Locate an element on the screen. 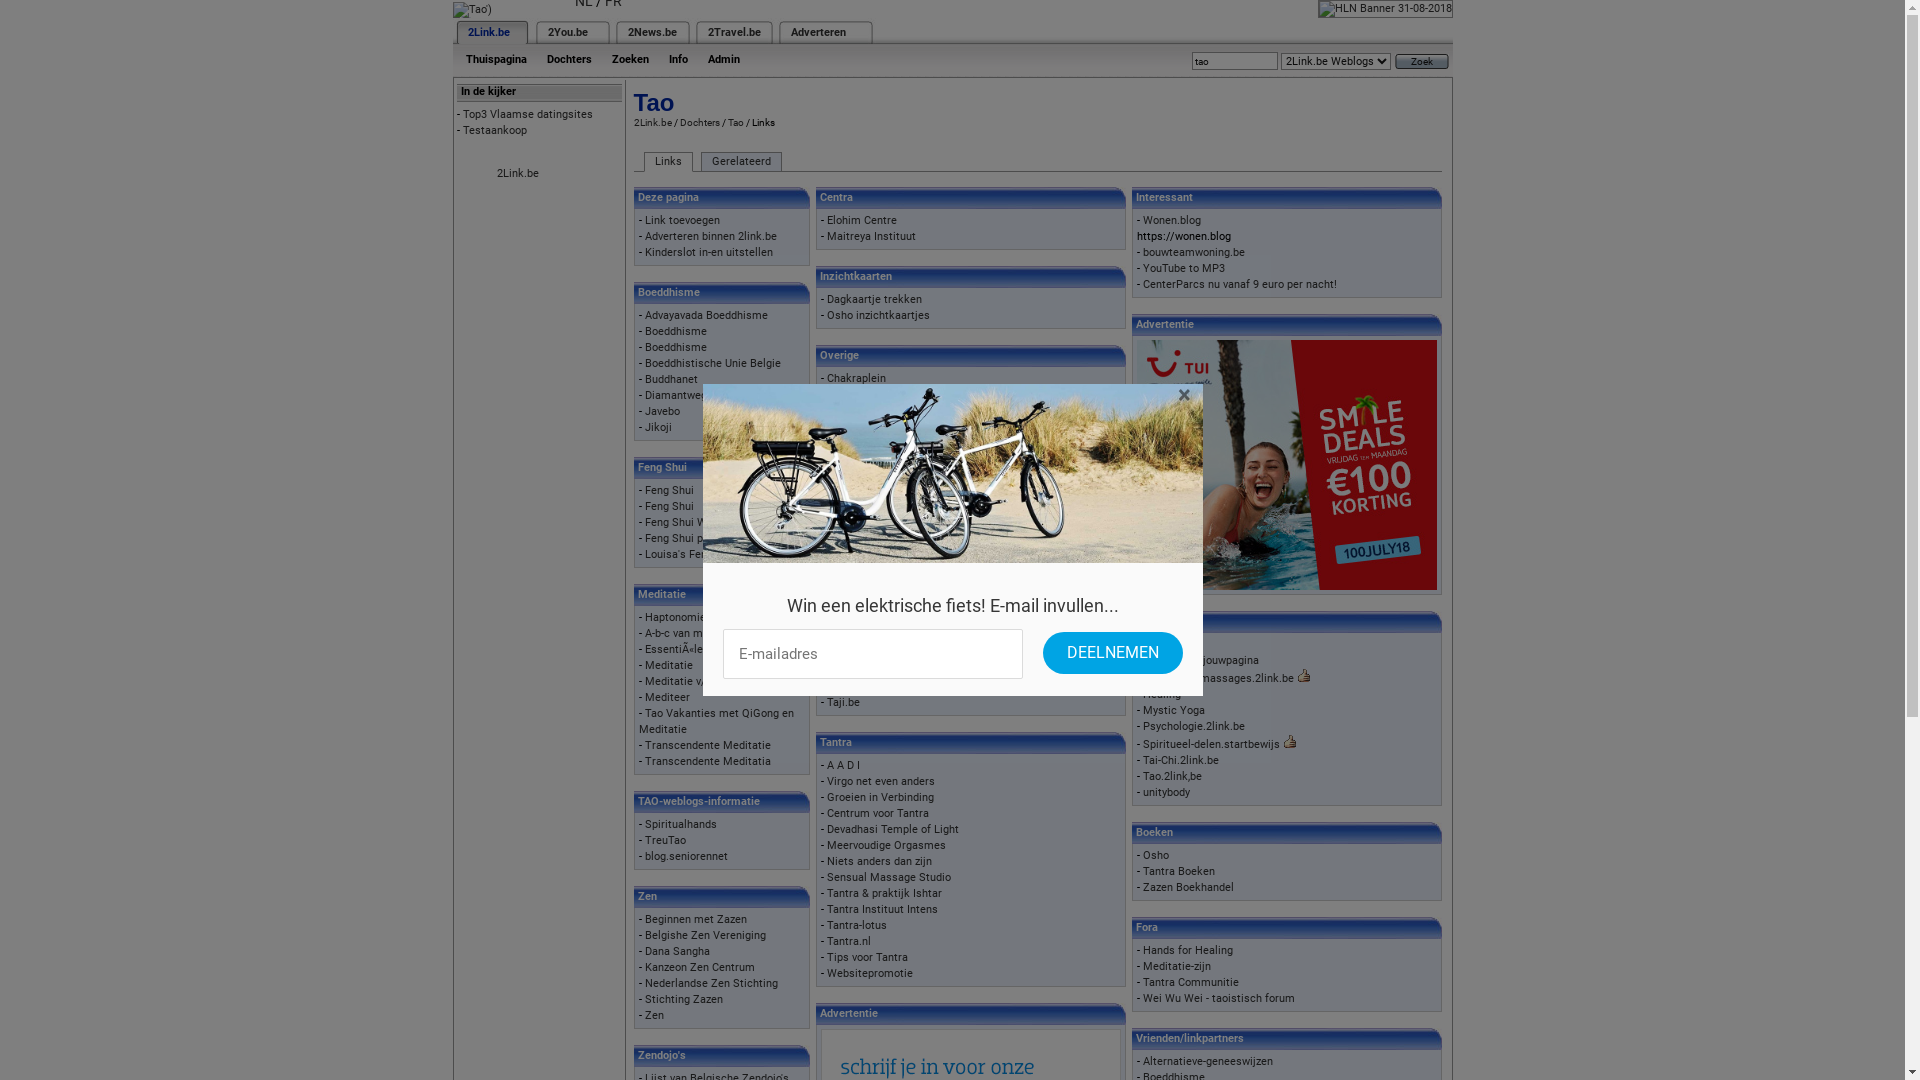 This screenshot has width=1920, height=1080. 'unitybody' is located at coordinates (1142, 791).